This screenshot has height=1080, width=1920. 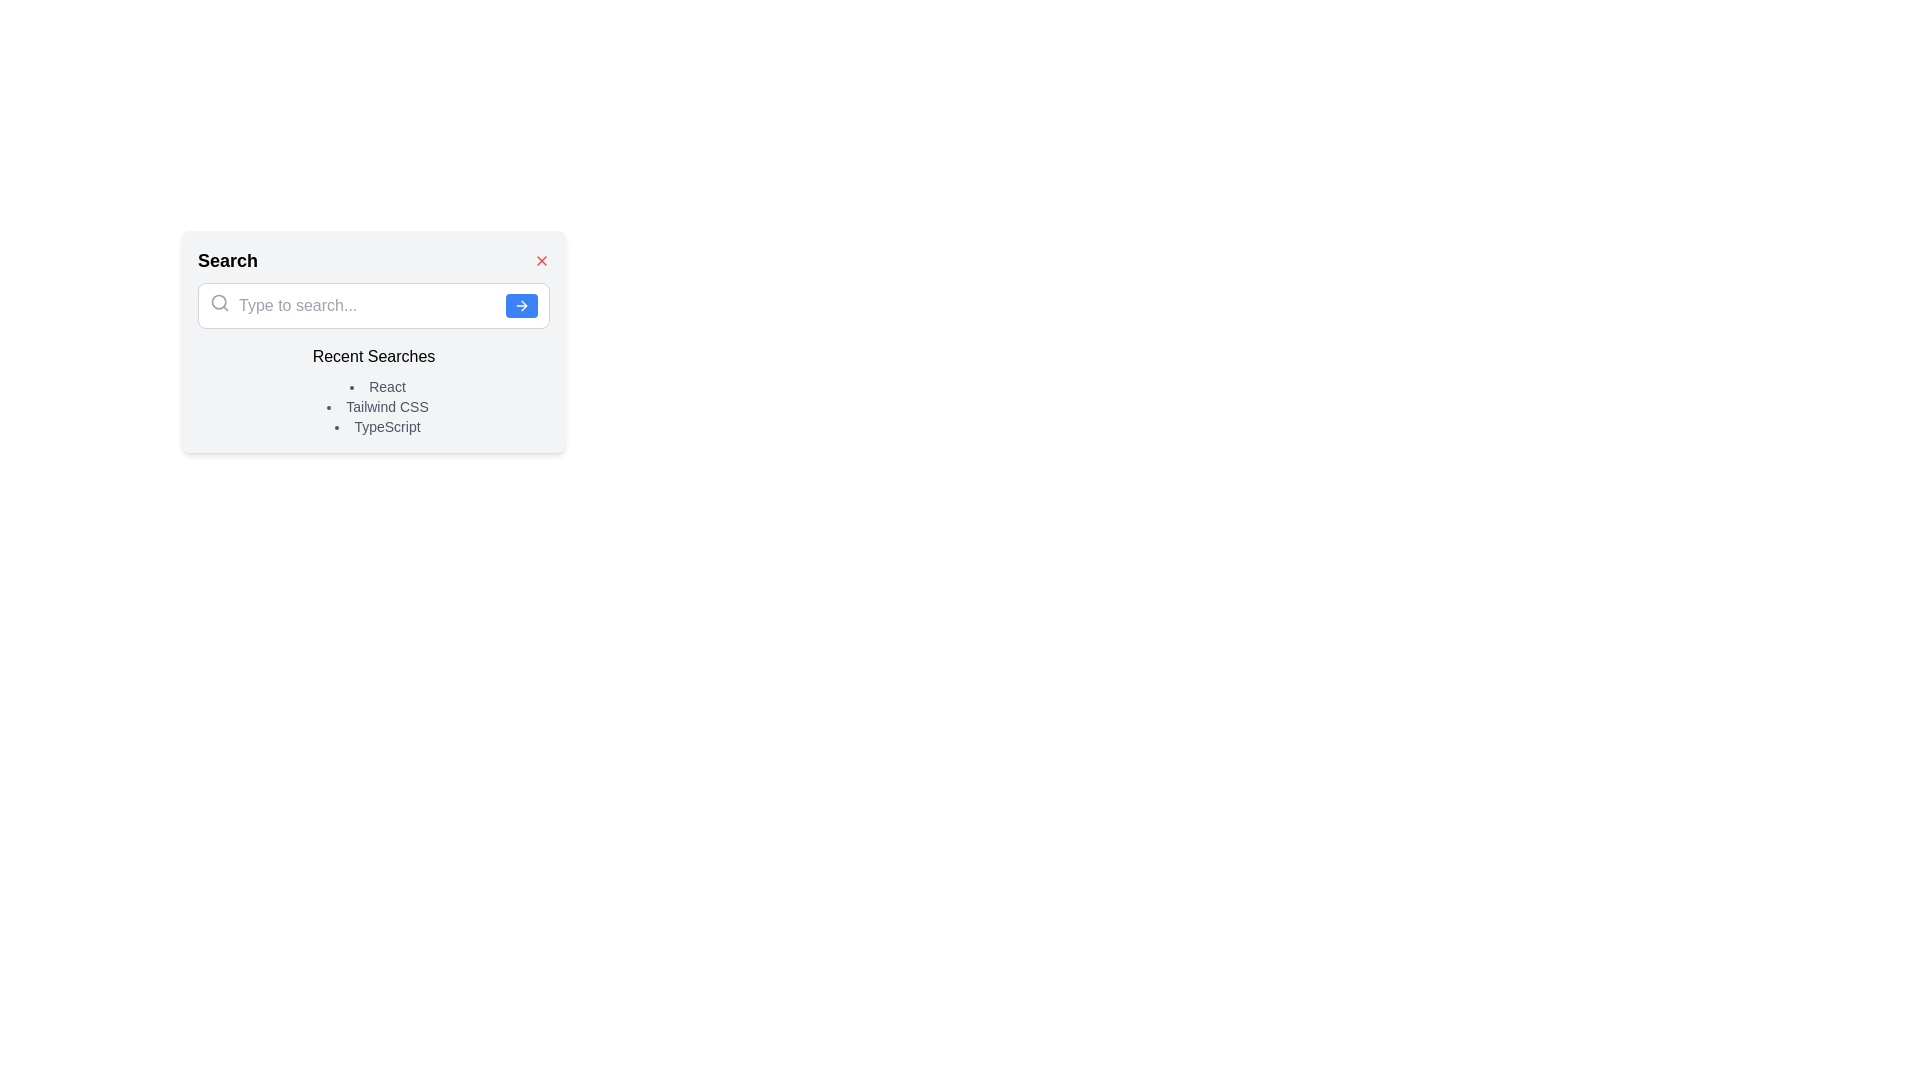 What do you see at coordinates (378, 406) in the screenshot?
I see `the non-interactive label that displays recent search keywords, specifically the second item in the list under 'Recent Searches'` at bounding box center [378, 406].